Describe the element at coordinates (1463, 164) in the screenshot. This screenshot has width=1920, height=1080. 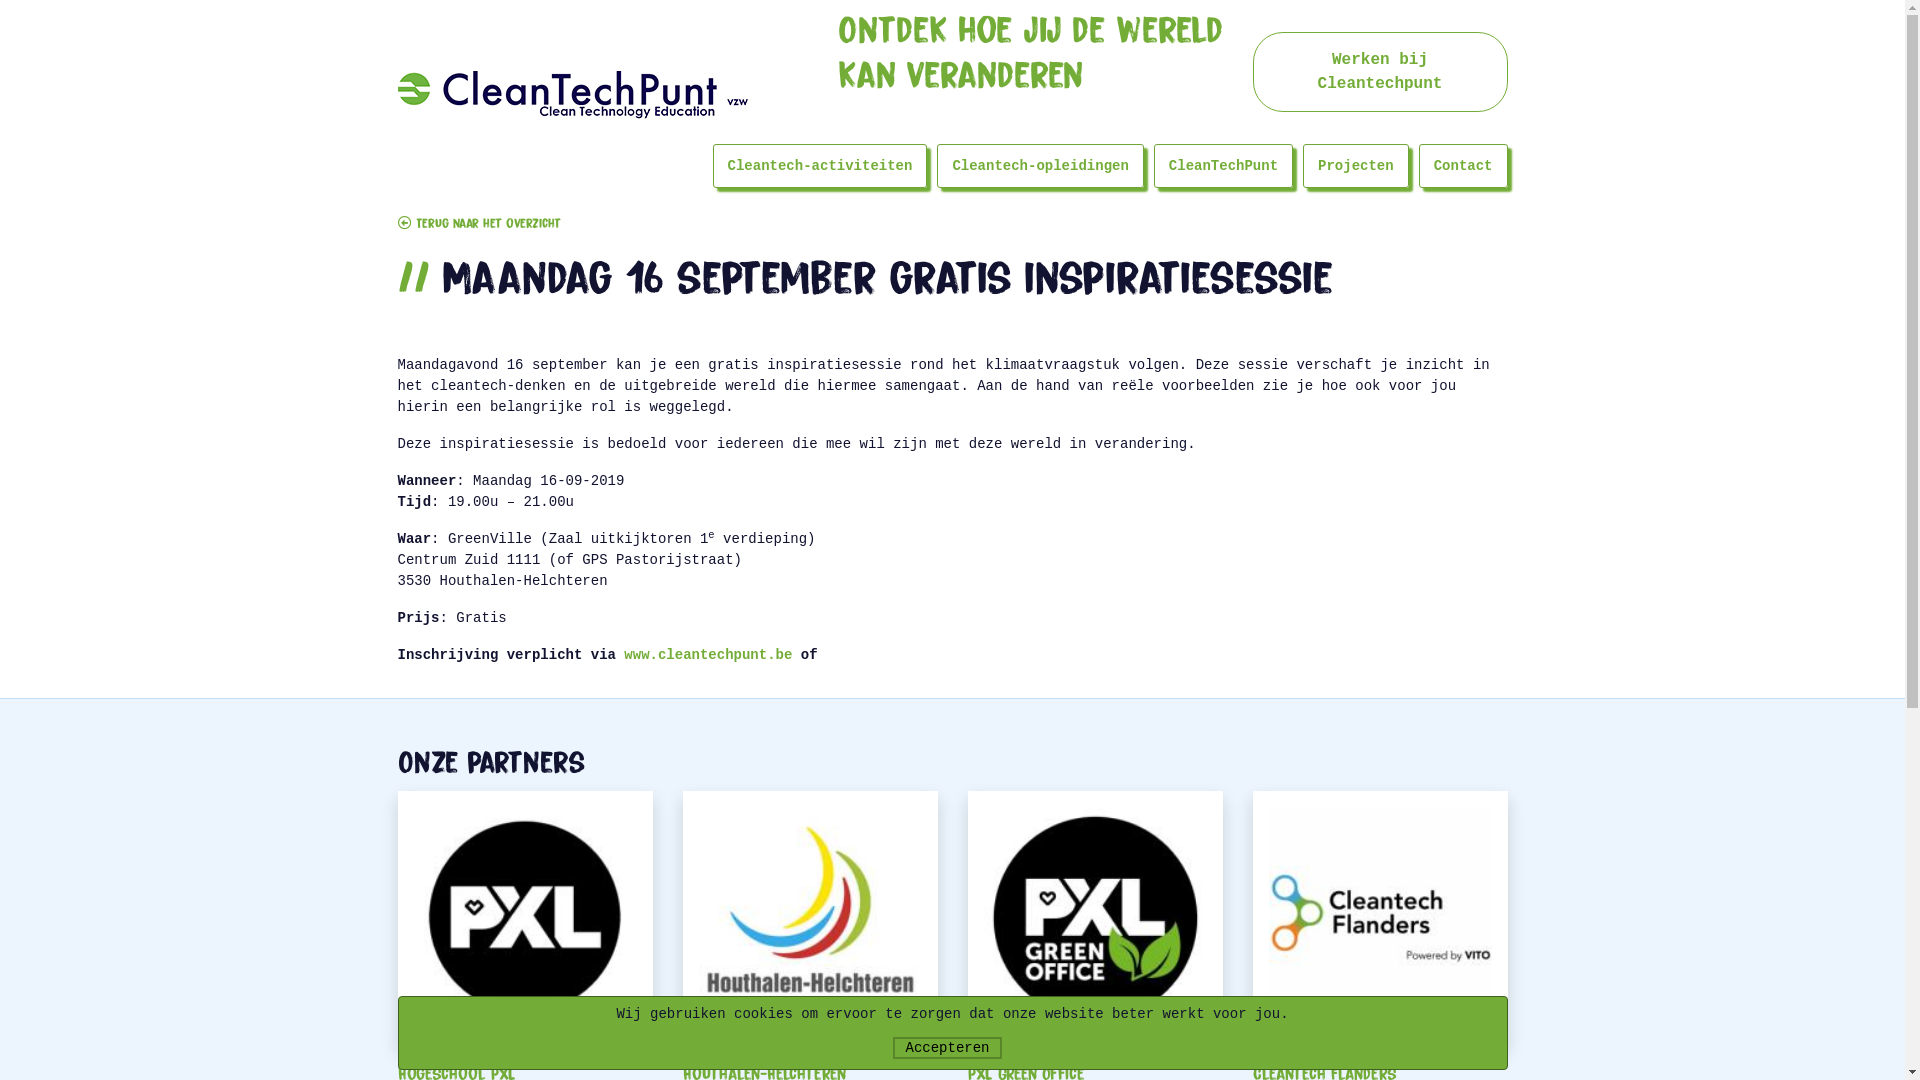
I see `'Contact'` at that location.